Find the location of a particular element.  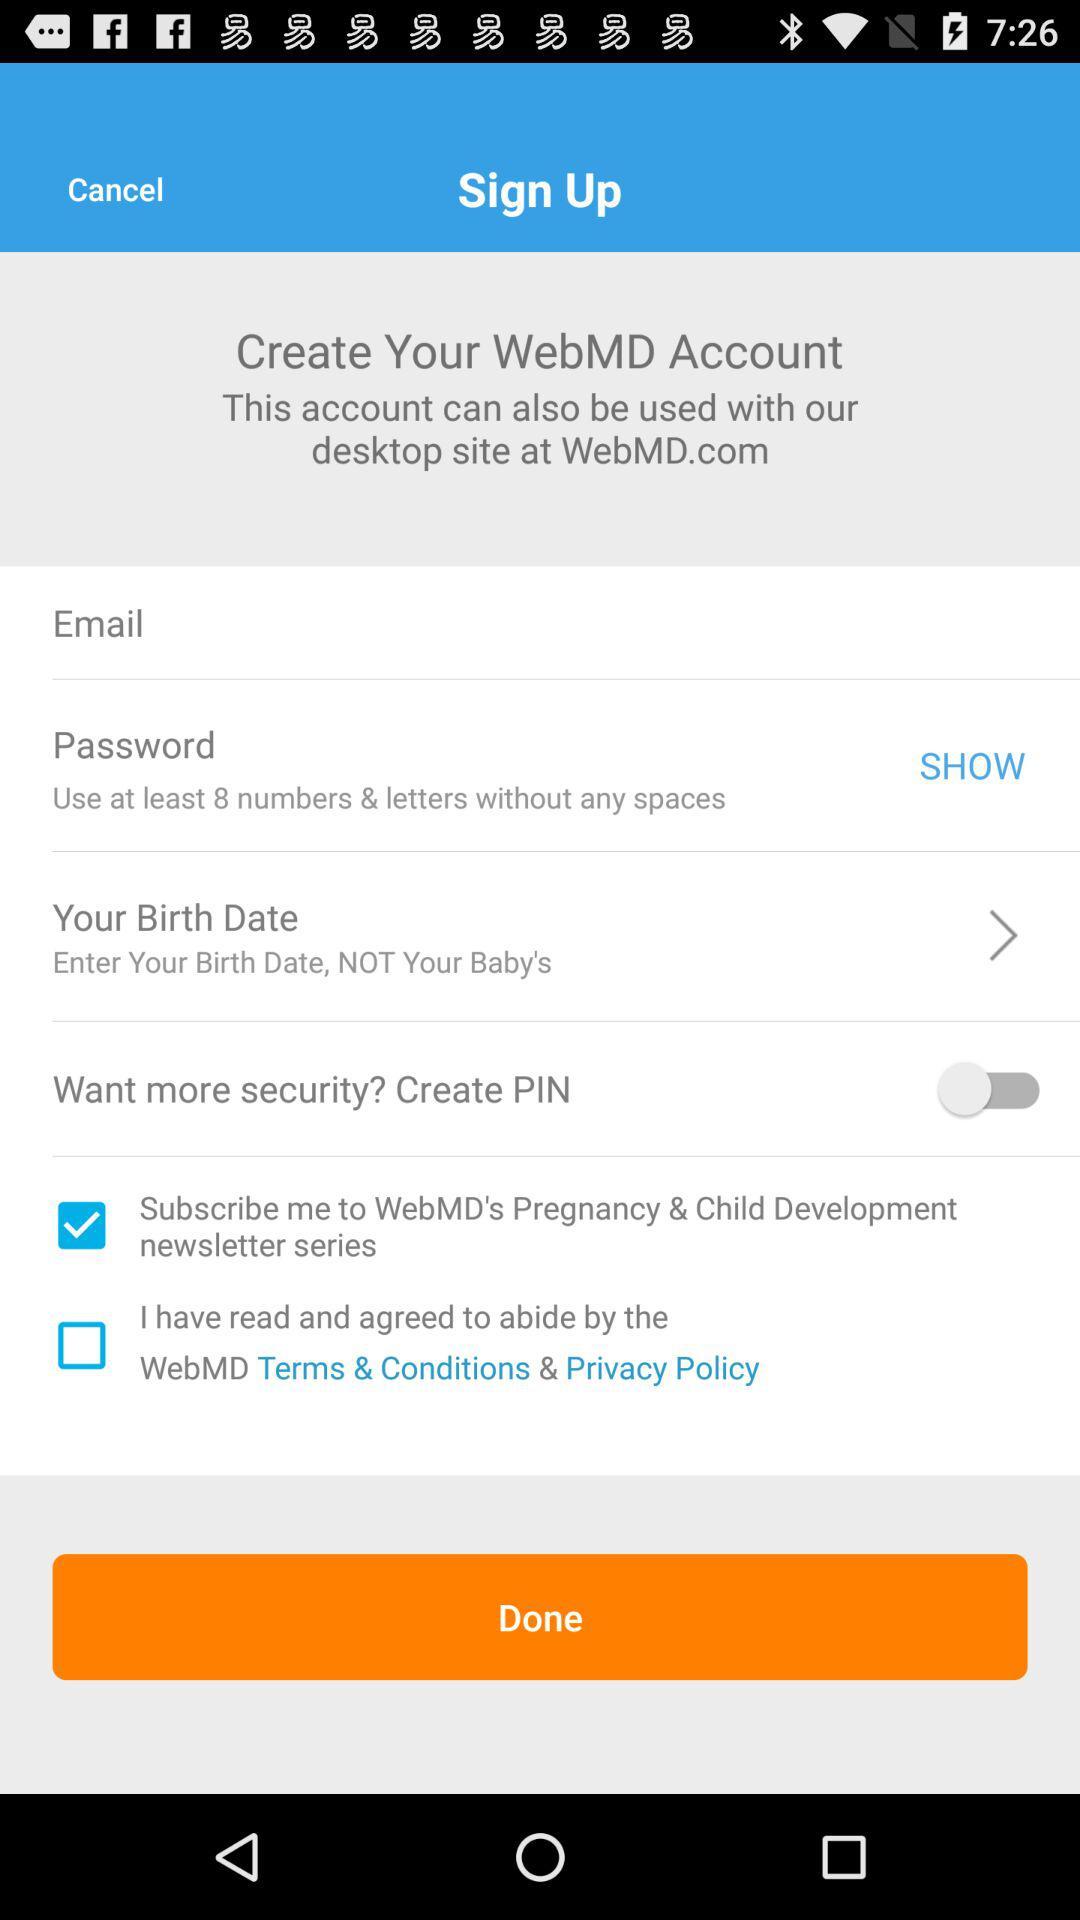

email is located at coordinates (668, 621).